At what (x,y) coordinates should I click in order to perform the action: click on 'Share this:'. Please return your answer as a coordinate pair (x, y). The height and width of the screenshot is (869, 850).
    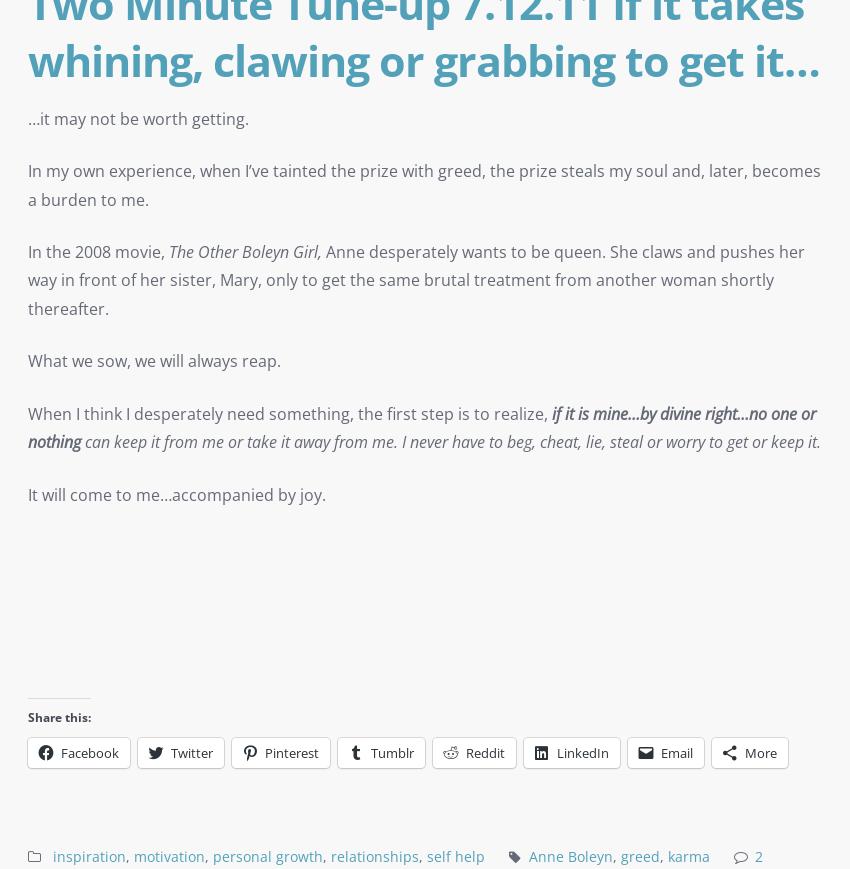
    Looking at the image, I should click on (59, 717).